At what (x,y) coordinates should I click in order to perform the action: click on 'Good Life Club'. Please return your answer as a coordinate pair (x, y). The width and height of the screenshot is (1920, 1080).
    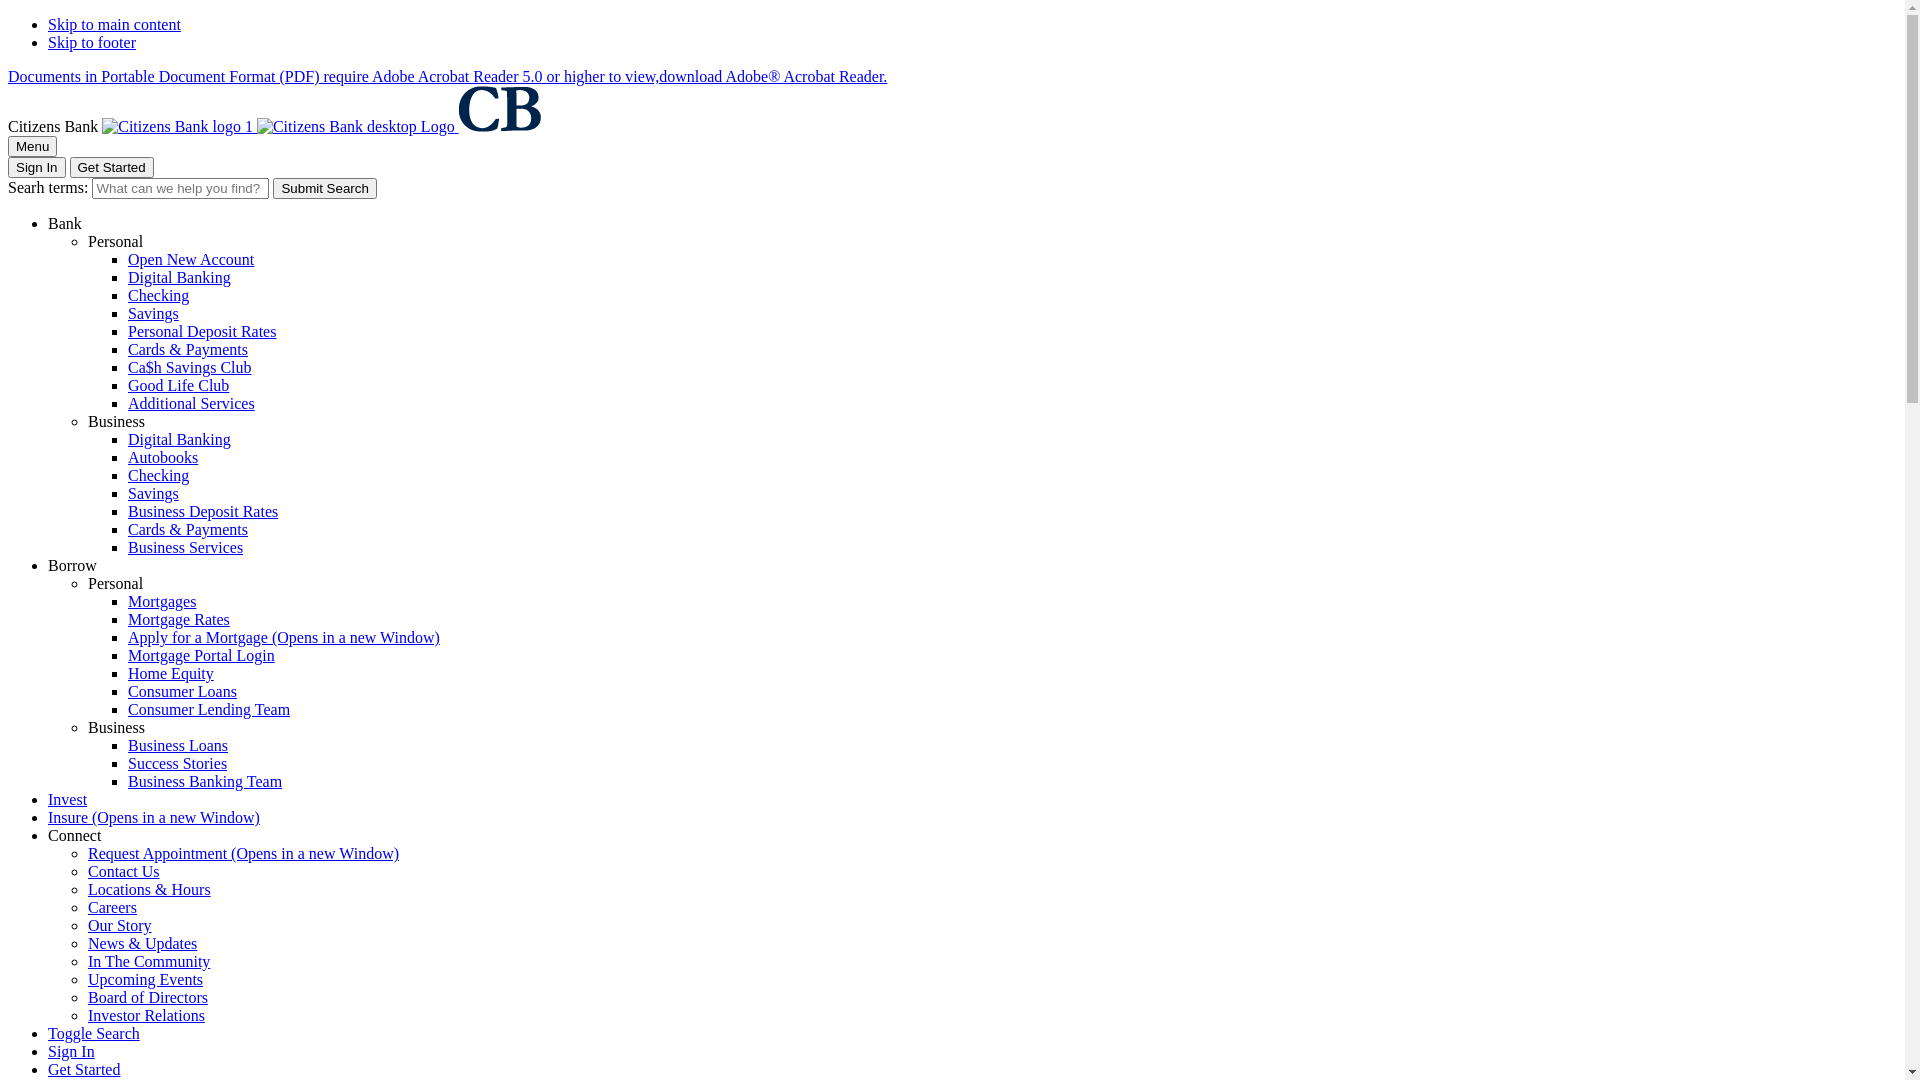
    Looking at the image, I should click on (178, 385).